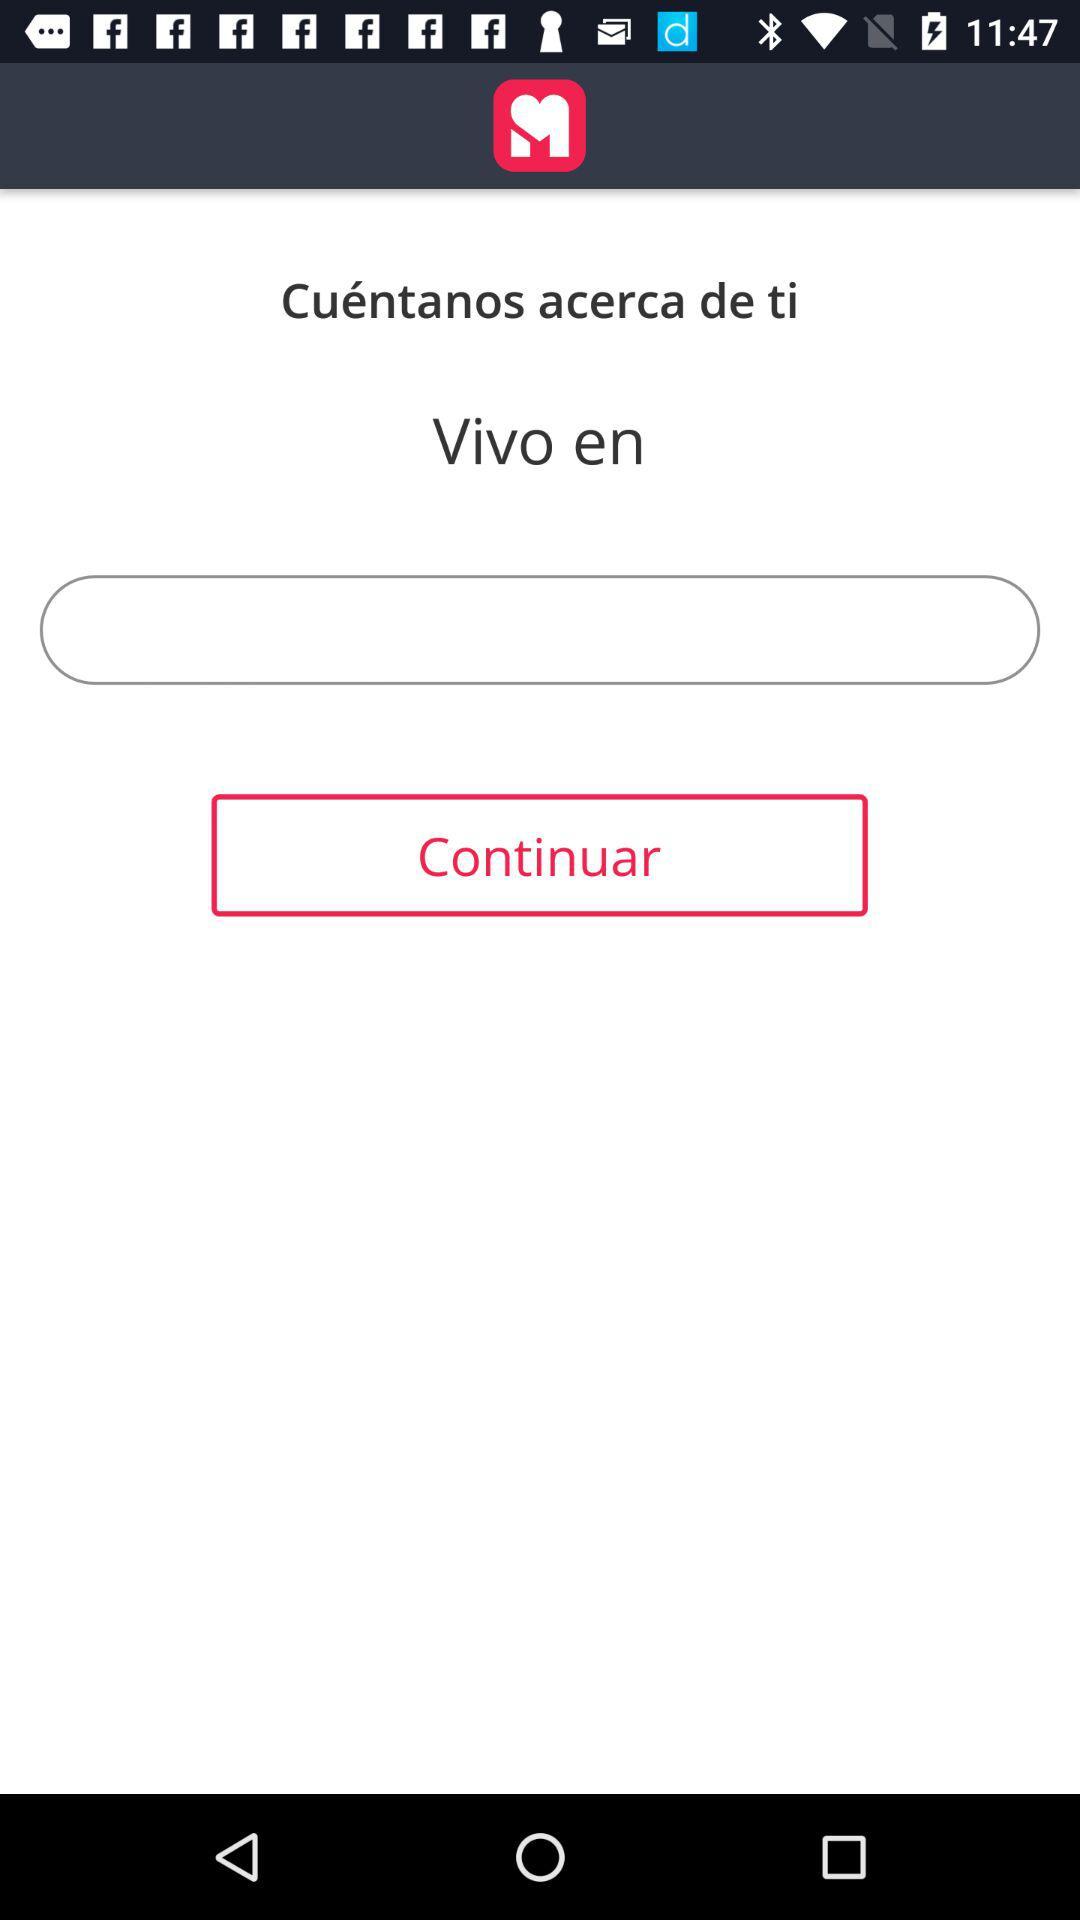 The image size is (1080, 1920). Describe the element at coordinates (540, 628) in the screenshot. I see `item above continuar item` at that location.